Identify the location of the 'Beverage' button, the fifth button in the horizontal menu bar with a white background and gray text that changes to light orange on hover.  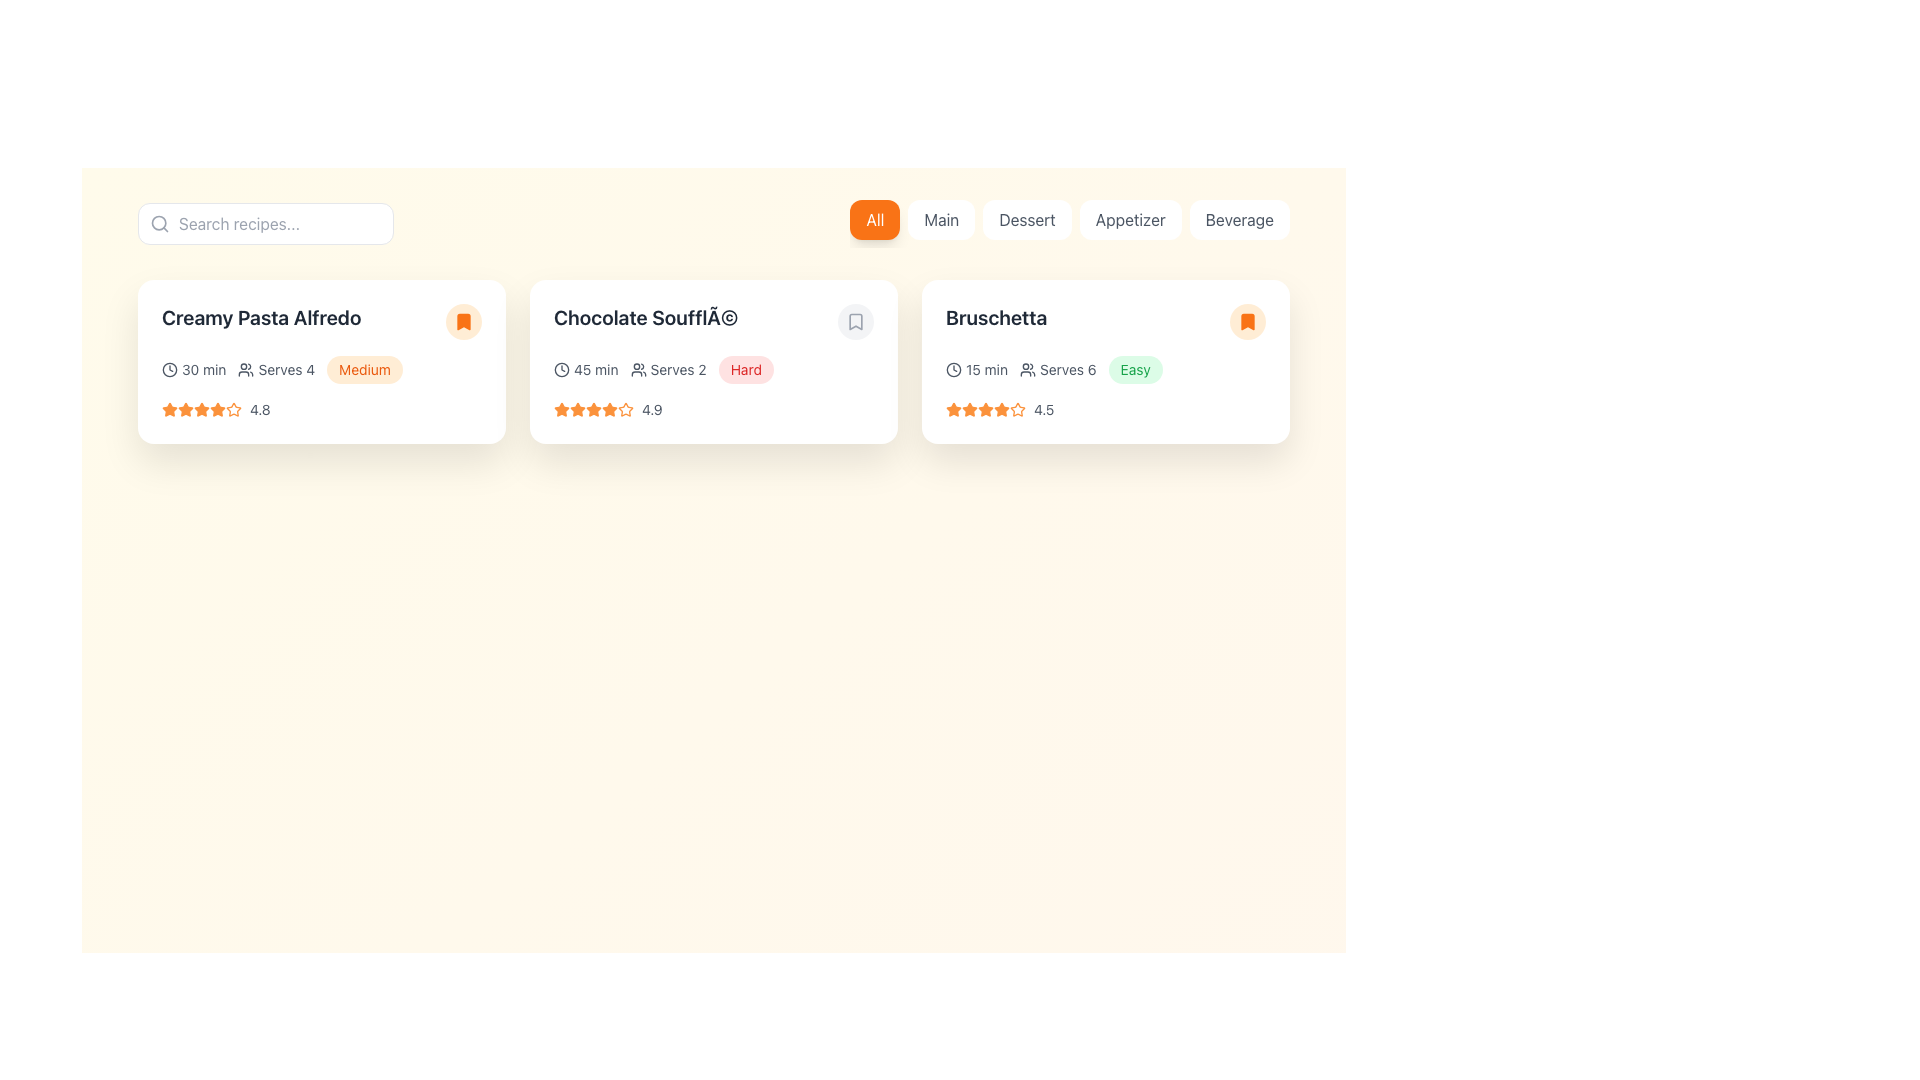
(1238, 219).